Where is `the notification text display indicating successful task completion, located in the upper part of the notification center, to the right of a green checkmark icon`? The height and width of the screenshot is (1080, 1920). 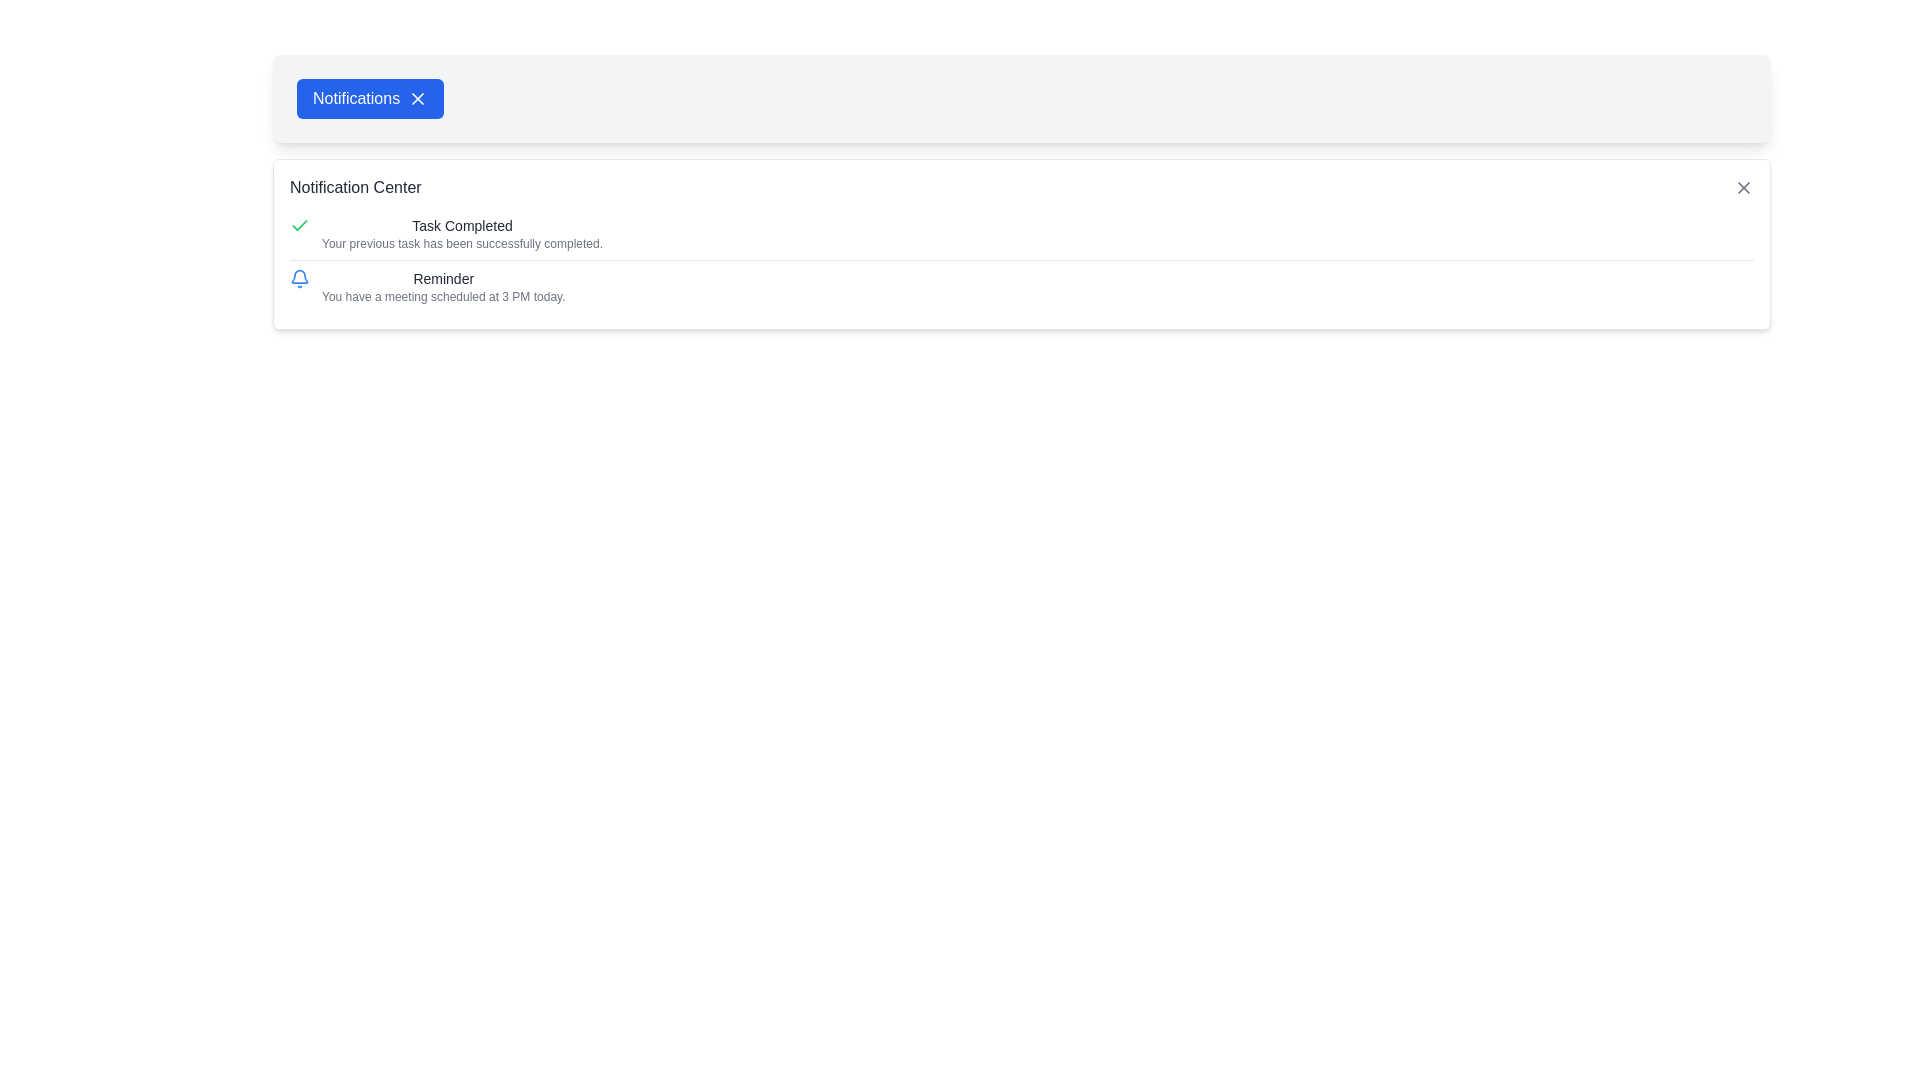 the notification text display indicating successful task completion, located in the upper part of the notification center, to the right of a green checkmark icon is located at coordinates (461, 233).